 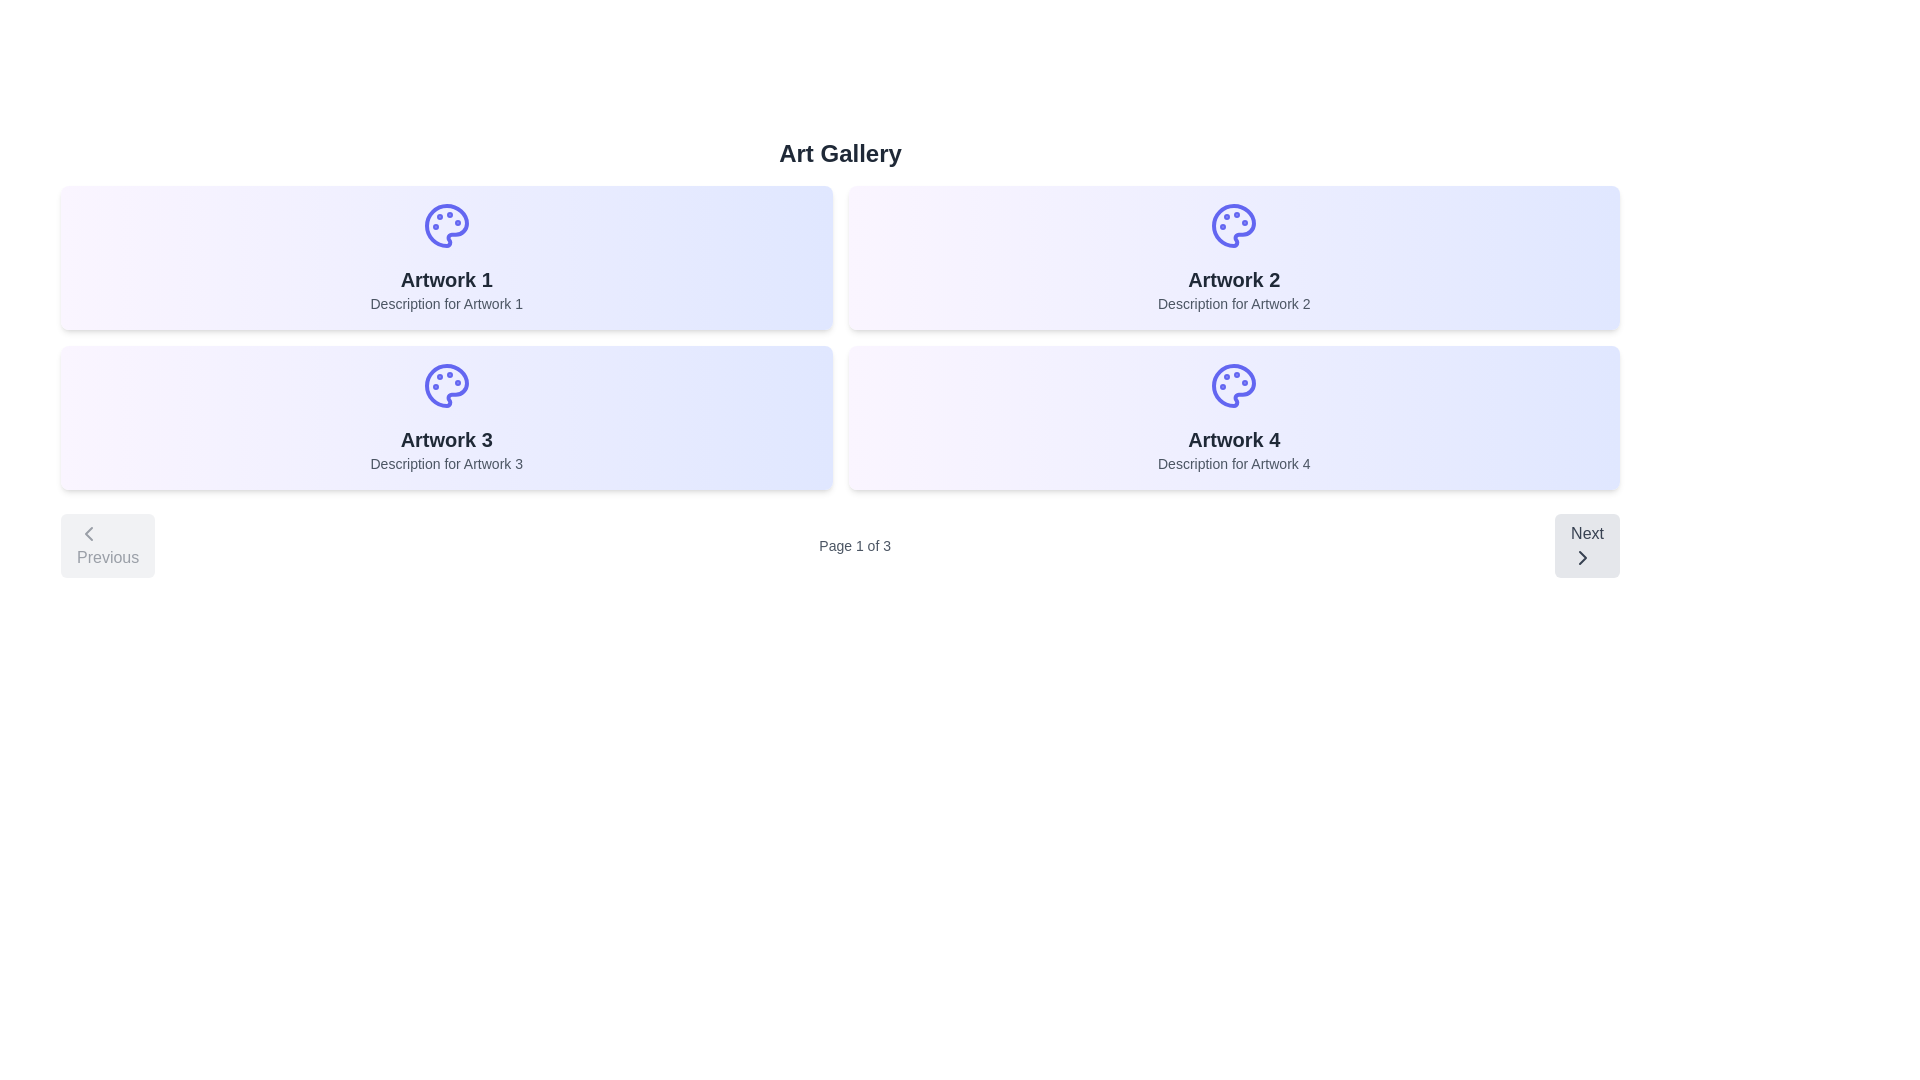 What do you see at coordinates (445, 280) in the screenshot?
I see `text label that serves as the title or identifier for the corresponding artwork, located at the center of the top-left card in the 'Artwork 1 Description for Artwork 1' section` at bounding box center [445, 280].